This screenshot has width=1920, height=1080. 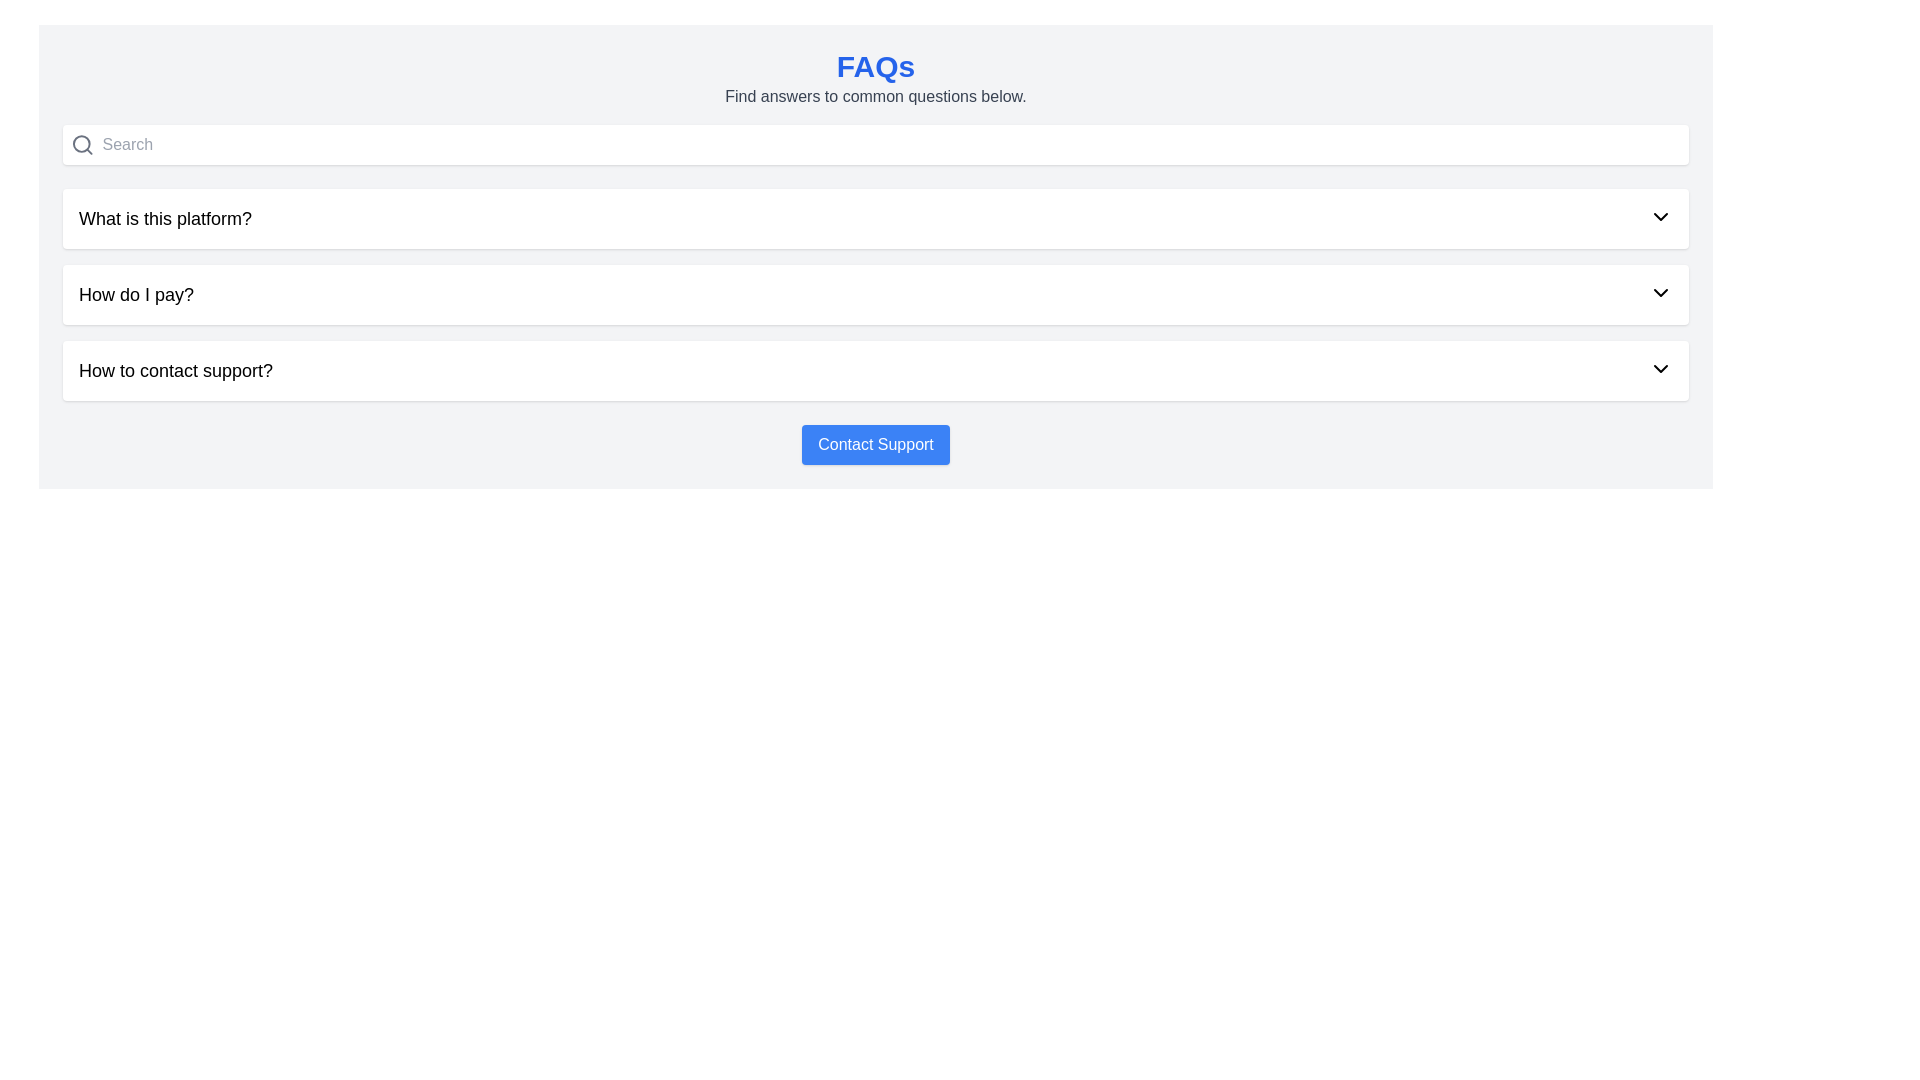 What do you see at coordinates (1660, 369) in the screenshot?
I see `the downward-pointing chevron icon associated with the text 'How to contact support?'` at bounding box center [1660, 369].